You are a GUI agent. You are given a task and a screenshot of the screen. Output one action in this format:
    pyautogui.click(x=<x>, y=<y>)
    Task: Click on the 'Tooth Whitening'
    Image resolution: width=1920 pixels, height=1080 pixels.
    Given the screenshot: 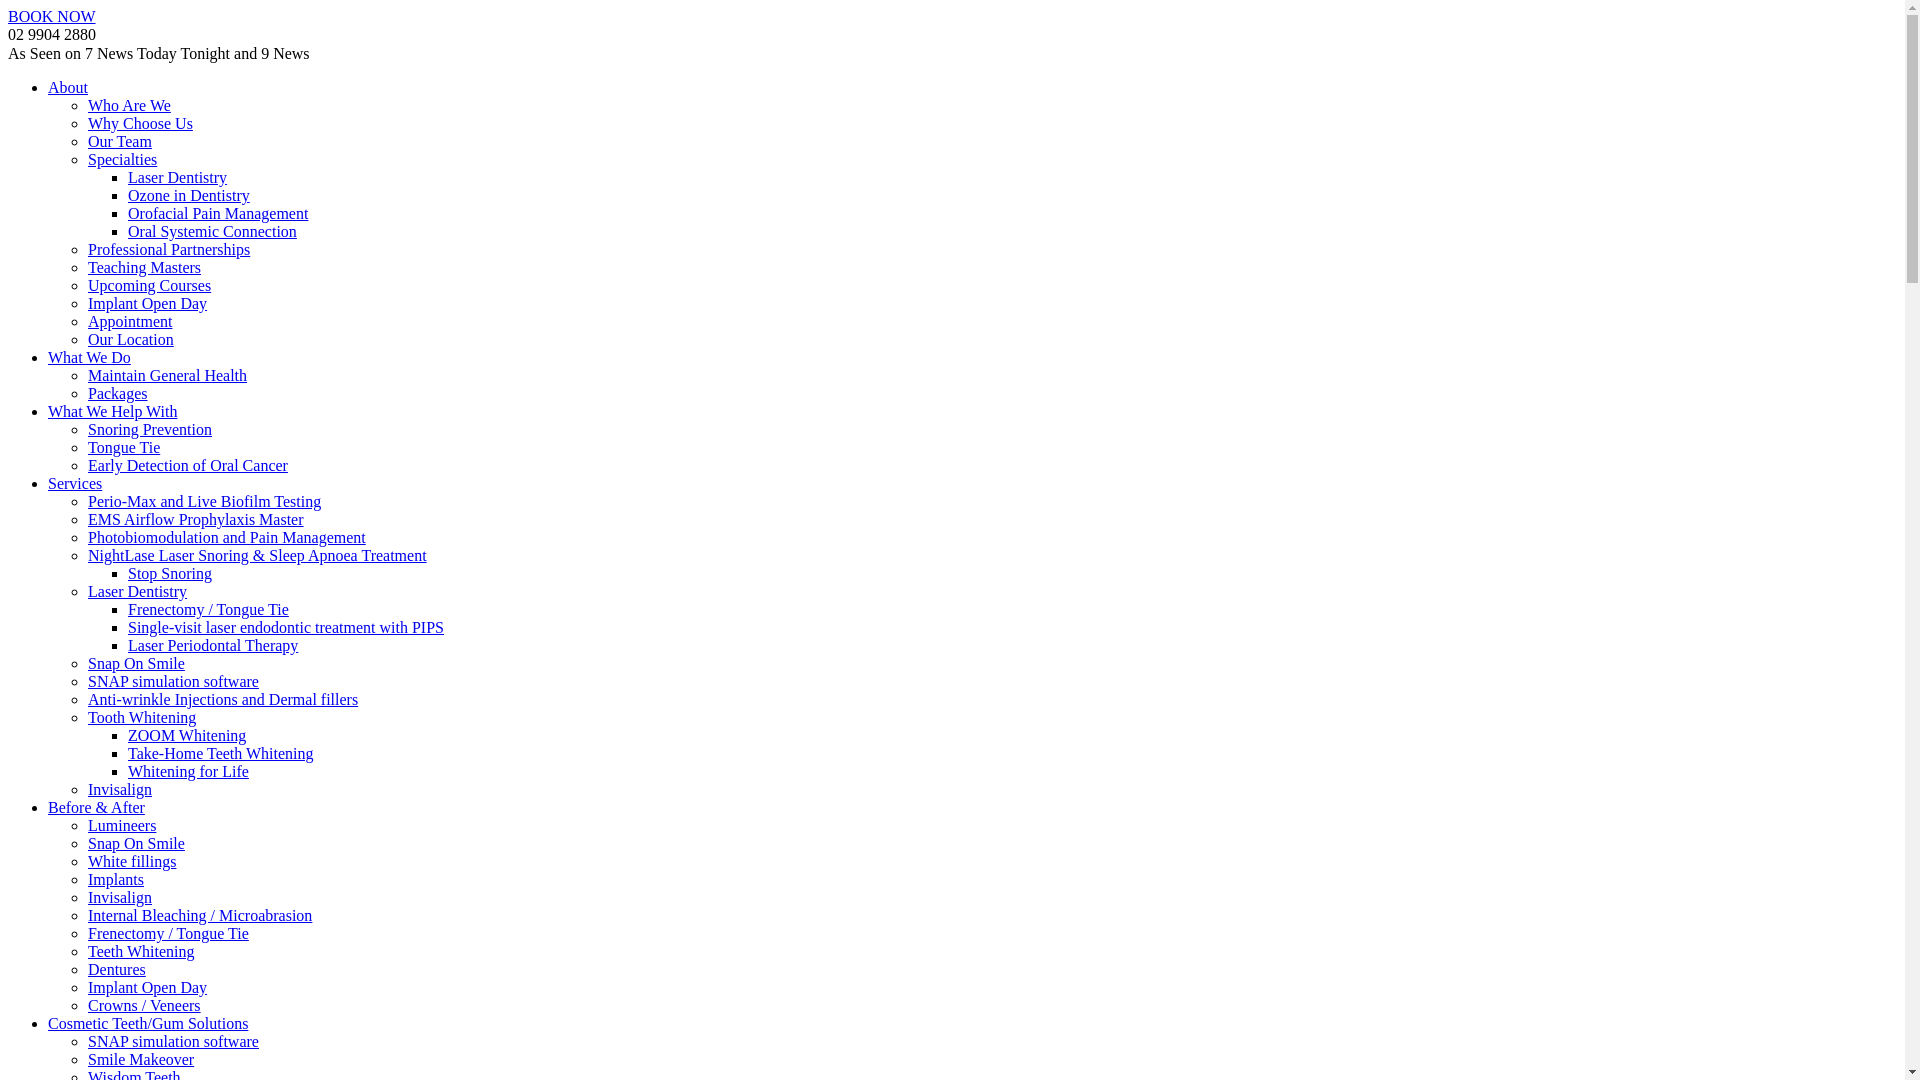 What is the action you would take?
    pyautogui.click(x=141, y=716)
    